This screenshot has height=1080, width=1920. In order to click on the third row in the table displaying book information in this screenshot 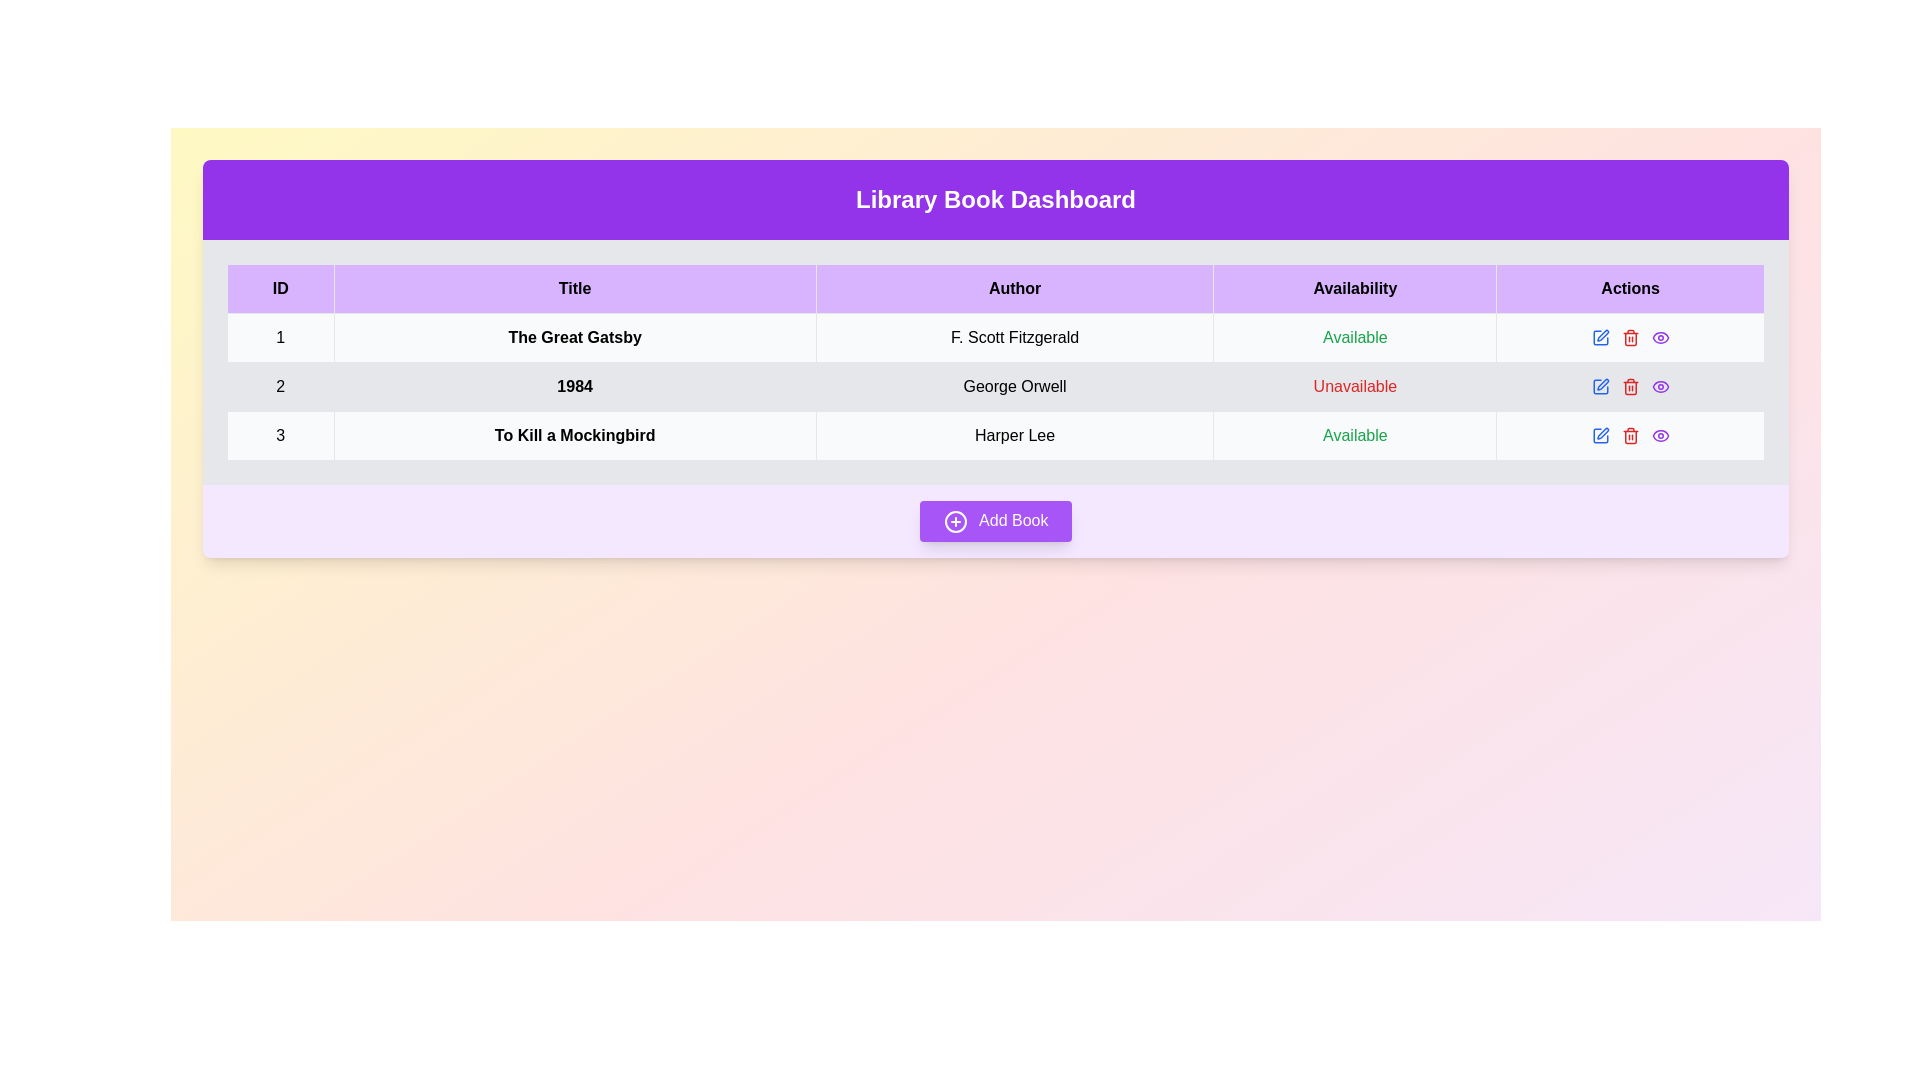, I will do `click(996, 434)`.